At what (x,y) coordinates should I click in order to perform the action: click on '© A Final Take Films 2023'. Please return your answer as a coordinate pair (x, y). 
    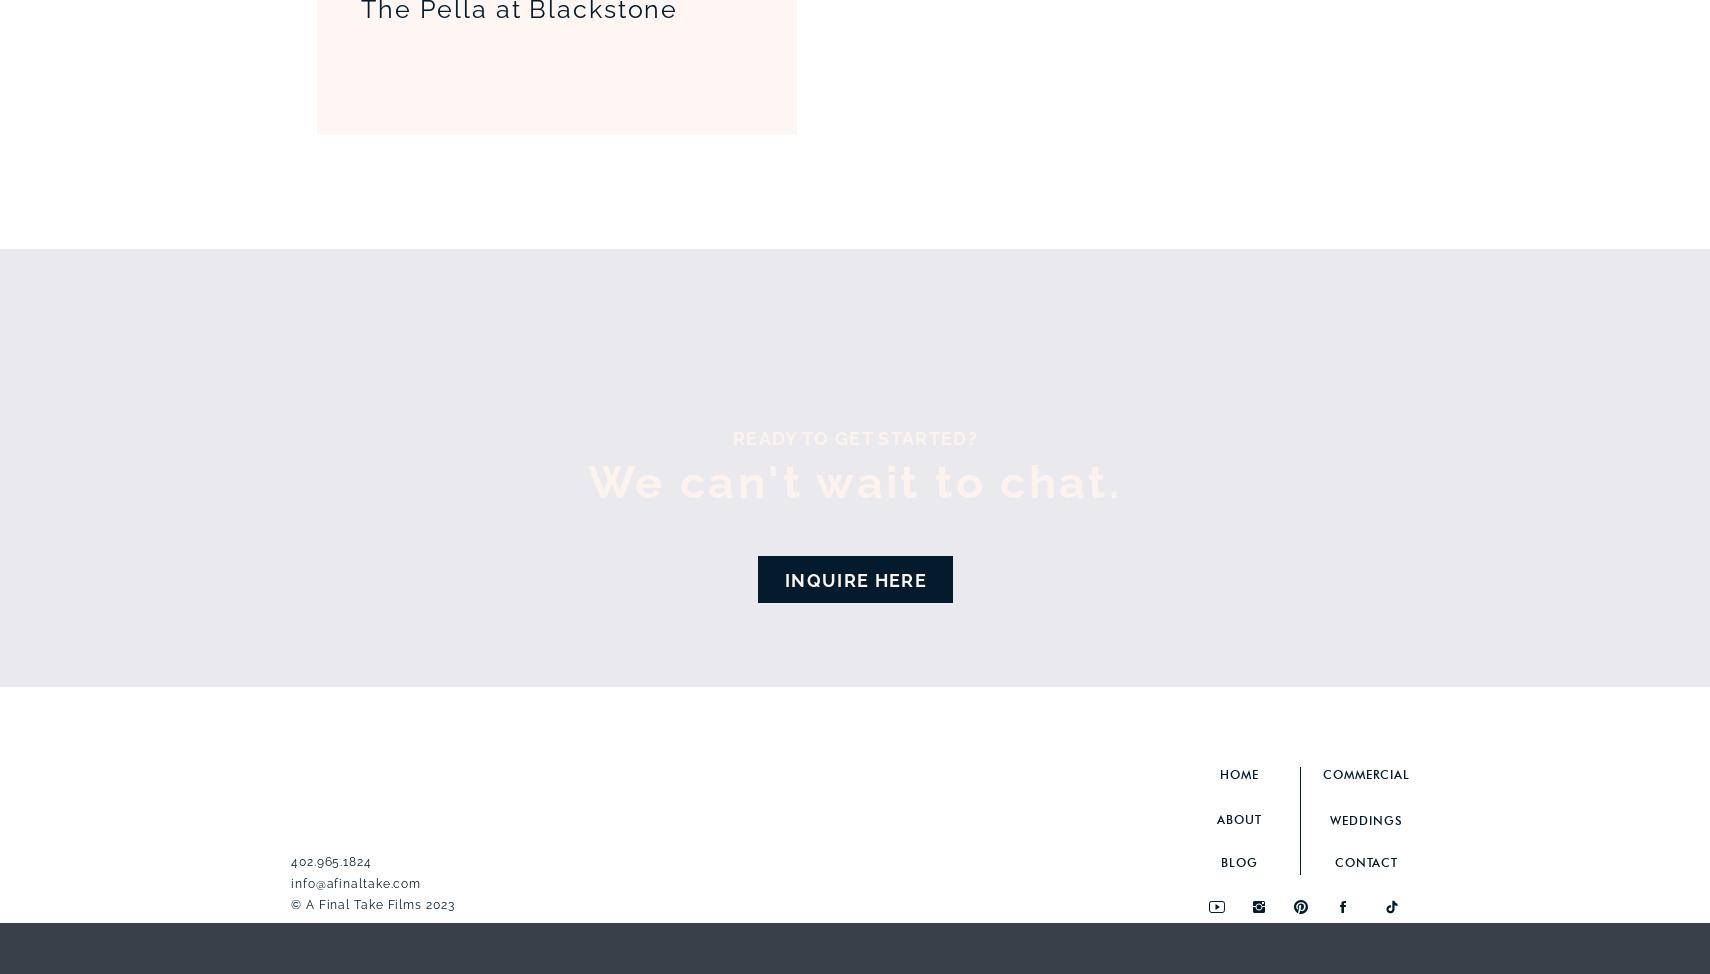
    Looking at the image, I should click on (290, 904).